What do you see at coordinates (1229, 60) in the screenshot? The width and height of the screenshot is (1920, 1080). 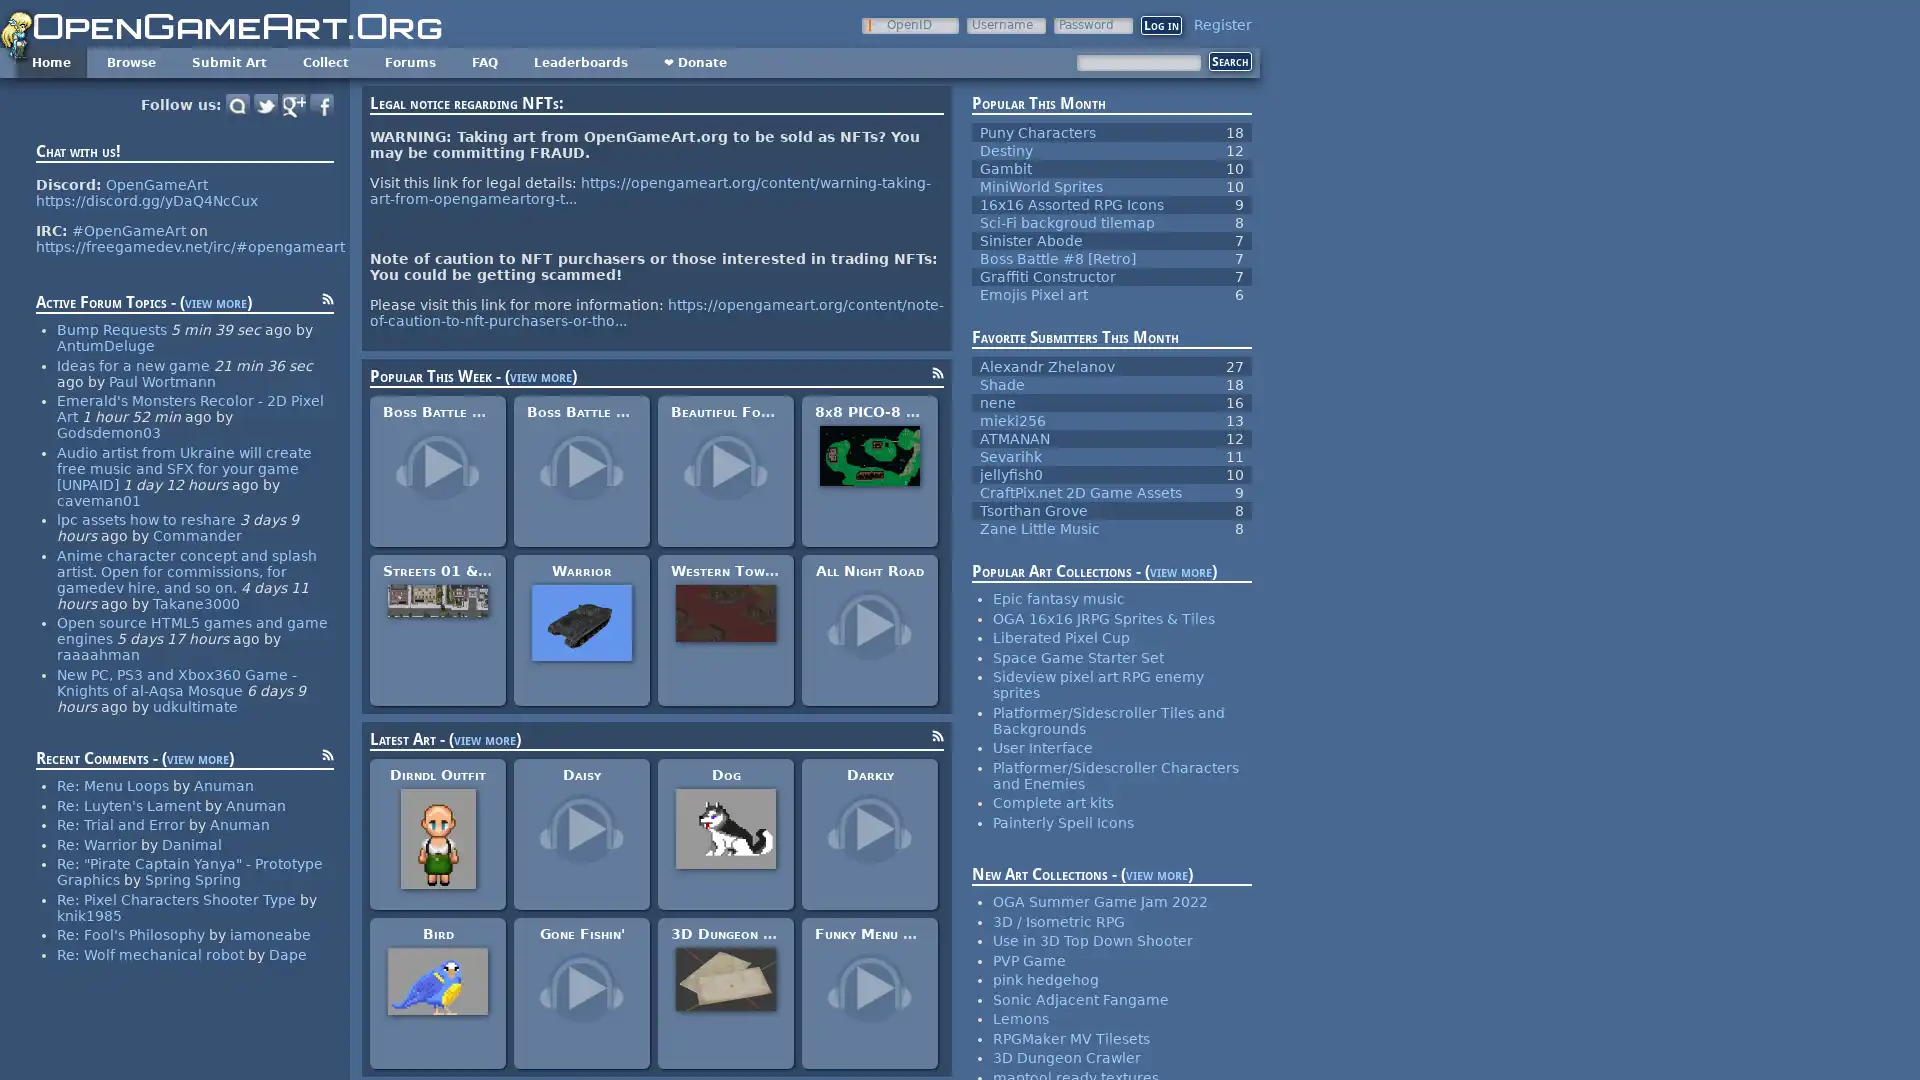 I see `Search` at bounding box center [1229, 60].